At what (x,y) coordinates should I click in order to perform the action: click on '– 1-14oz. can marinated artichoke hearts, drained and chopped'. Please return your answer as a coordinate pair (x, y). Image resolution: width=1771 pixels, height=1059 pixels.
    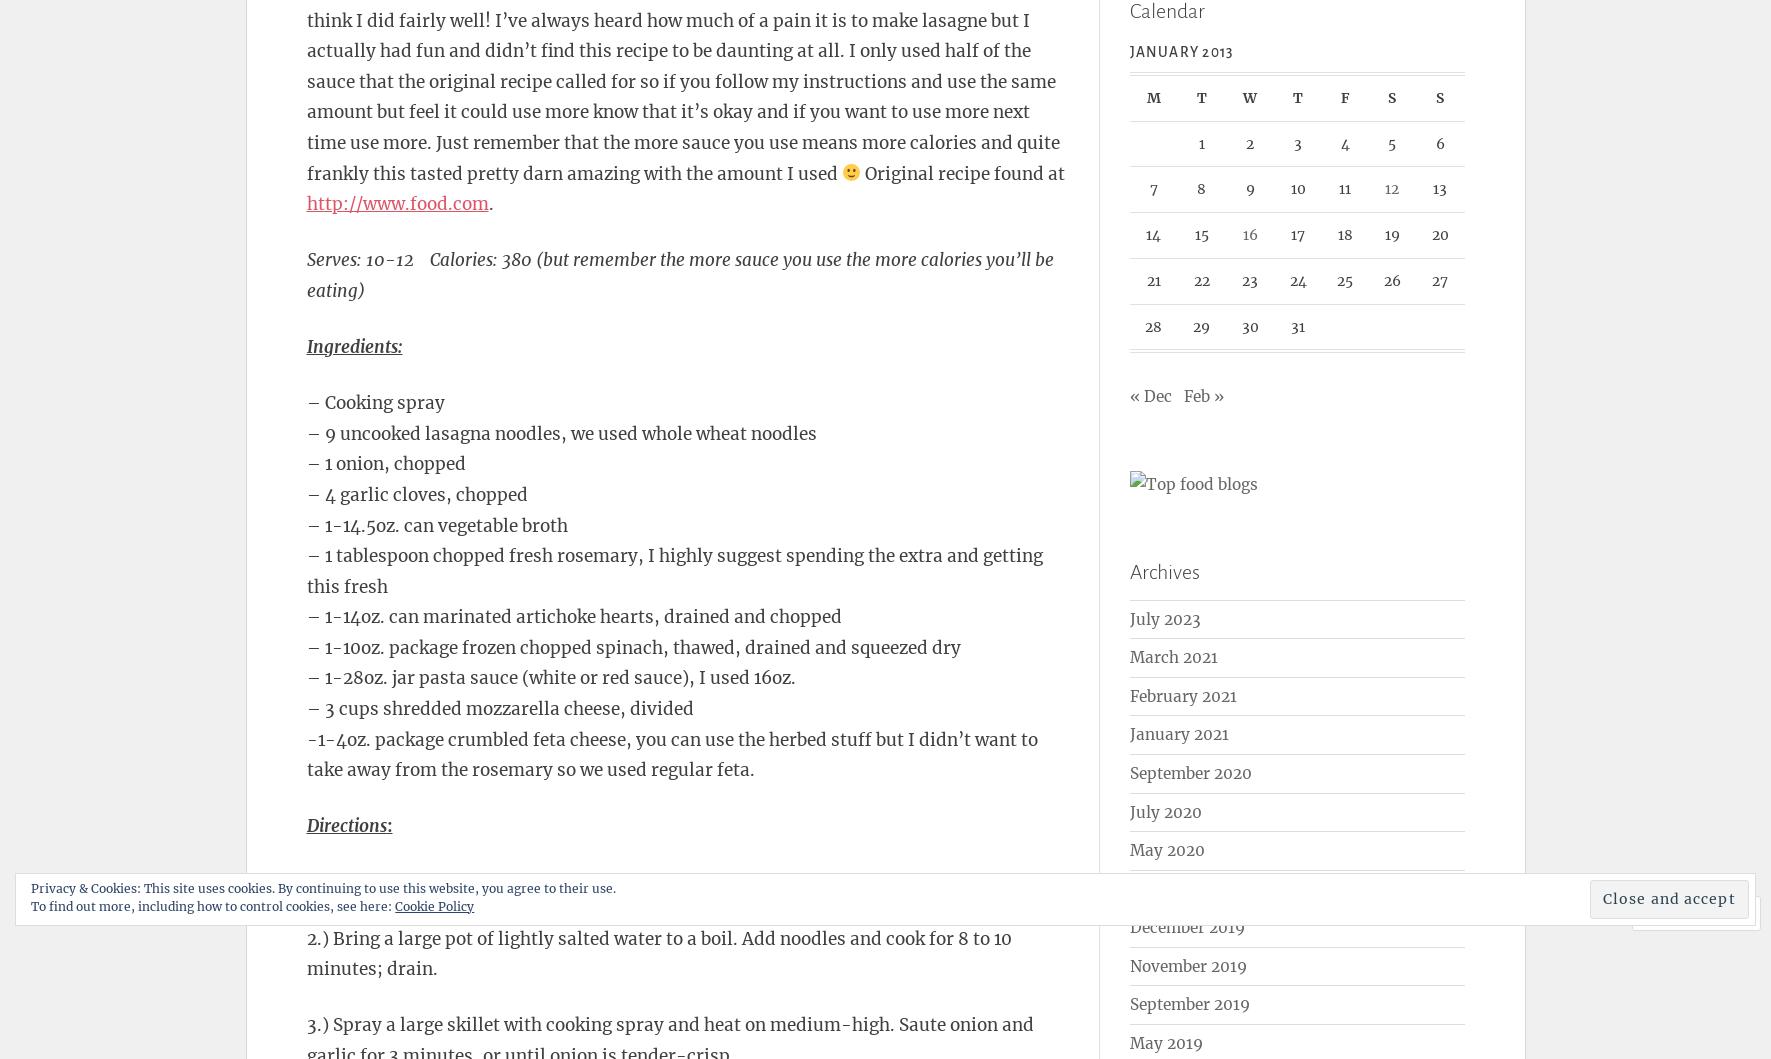
    Looking at the image, I should click on (305, 615).